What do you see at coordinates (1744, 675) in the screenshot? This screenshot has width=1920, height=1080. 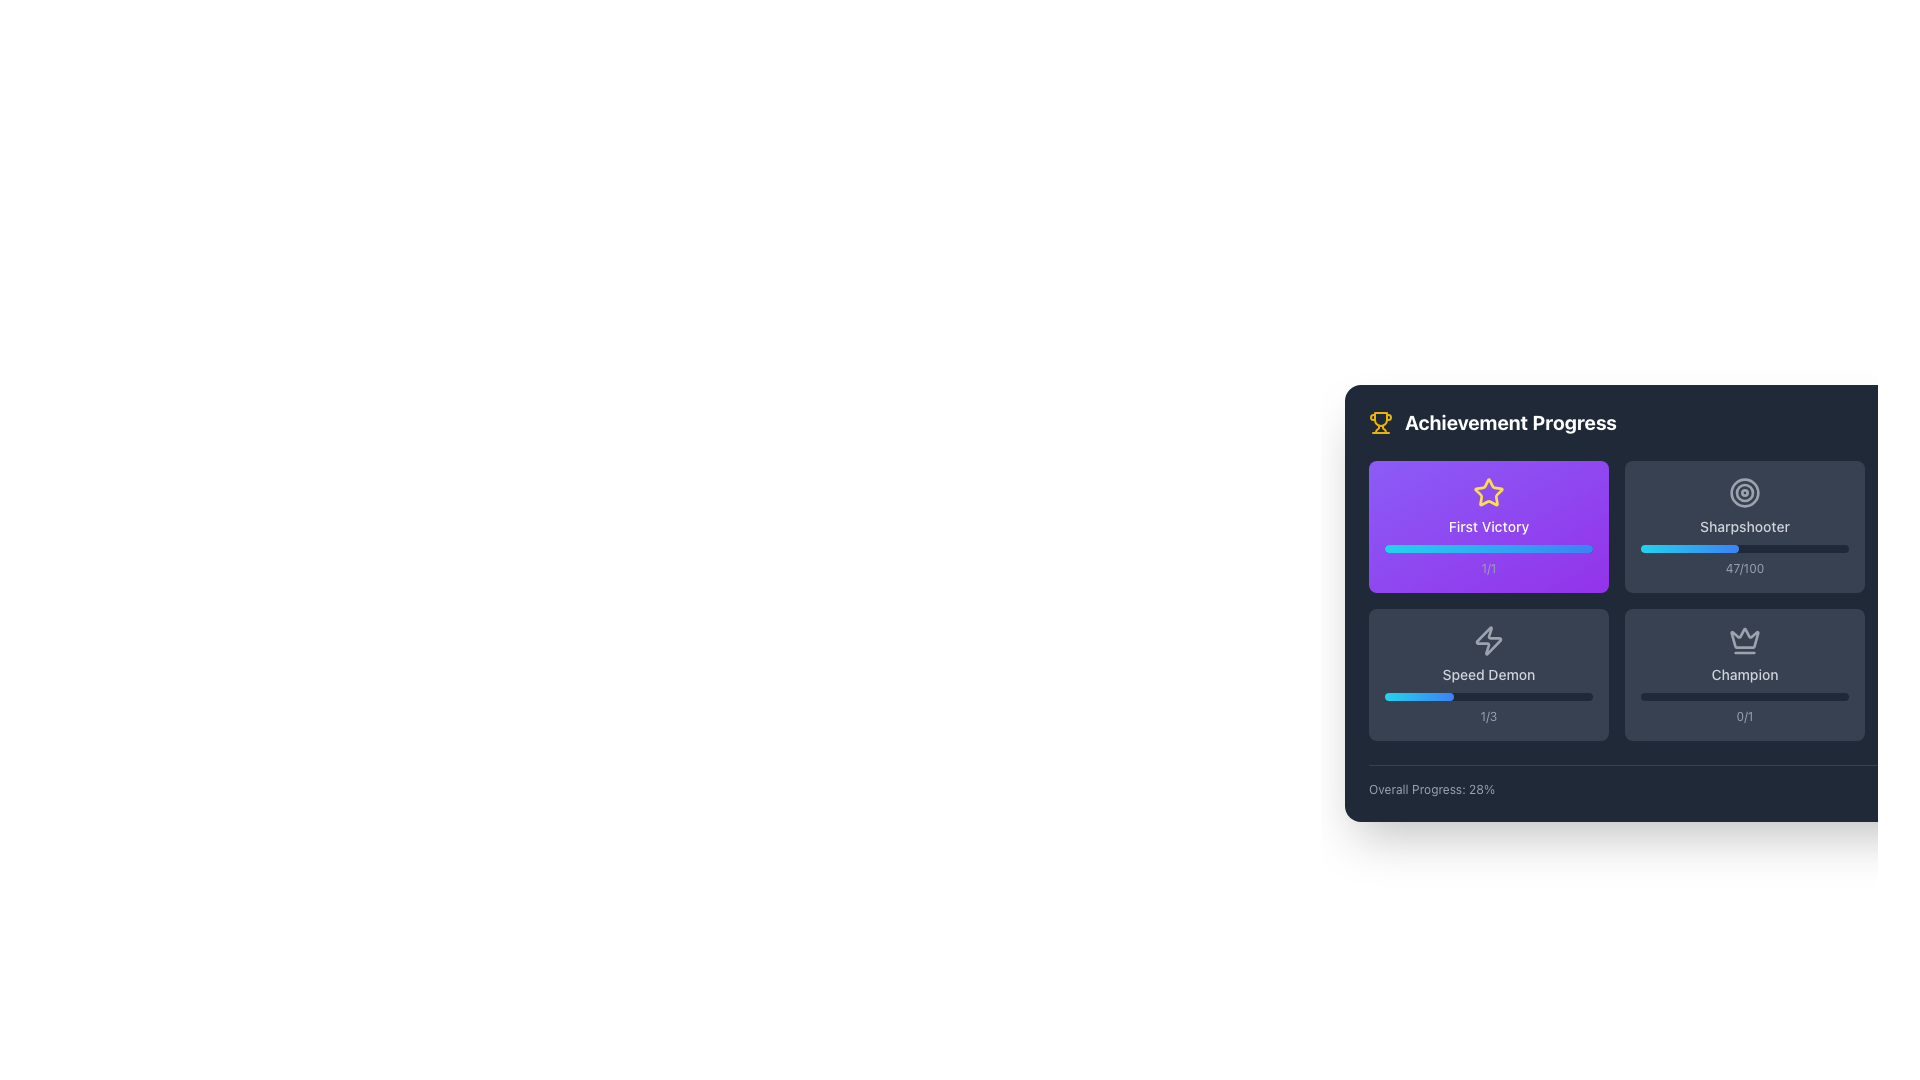 I see `the Progress tracker card labeled 'Champion', located in the bottom-right corner of the grid, specifically the fourth card below 'Sharpshooter' and to the right of 'Speed Demon'` at bounding box center [1744, 675].